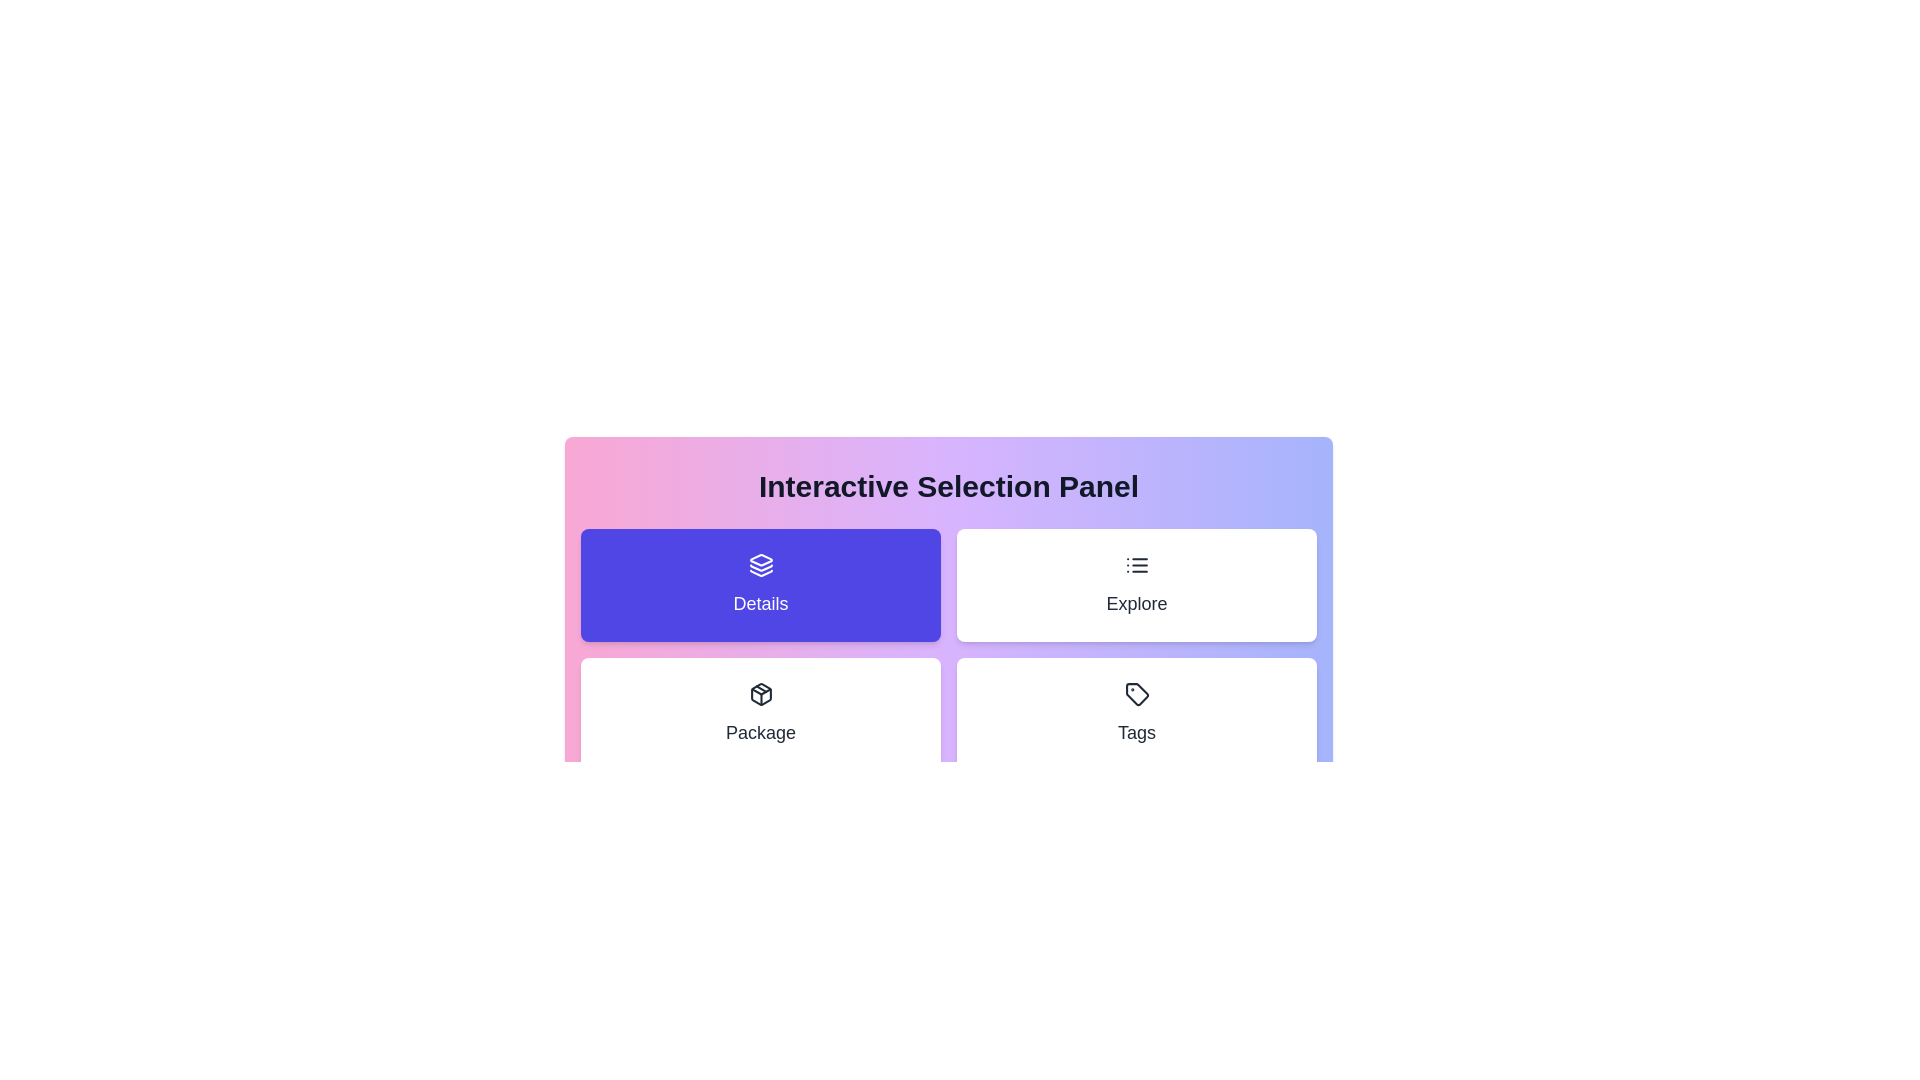 The height and width of the screenshot is (1080, 1920). Describe the element at coordinates (760, 689) in the screenshot. I see `the top triangular section of the package icon located in the lower-left quadrant under the 'Package' label` at that location.